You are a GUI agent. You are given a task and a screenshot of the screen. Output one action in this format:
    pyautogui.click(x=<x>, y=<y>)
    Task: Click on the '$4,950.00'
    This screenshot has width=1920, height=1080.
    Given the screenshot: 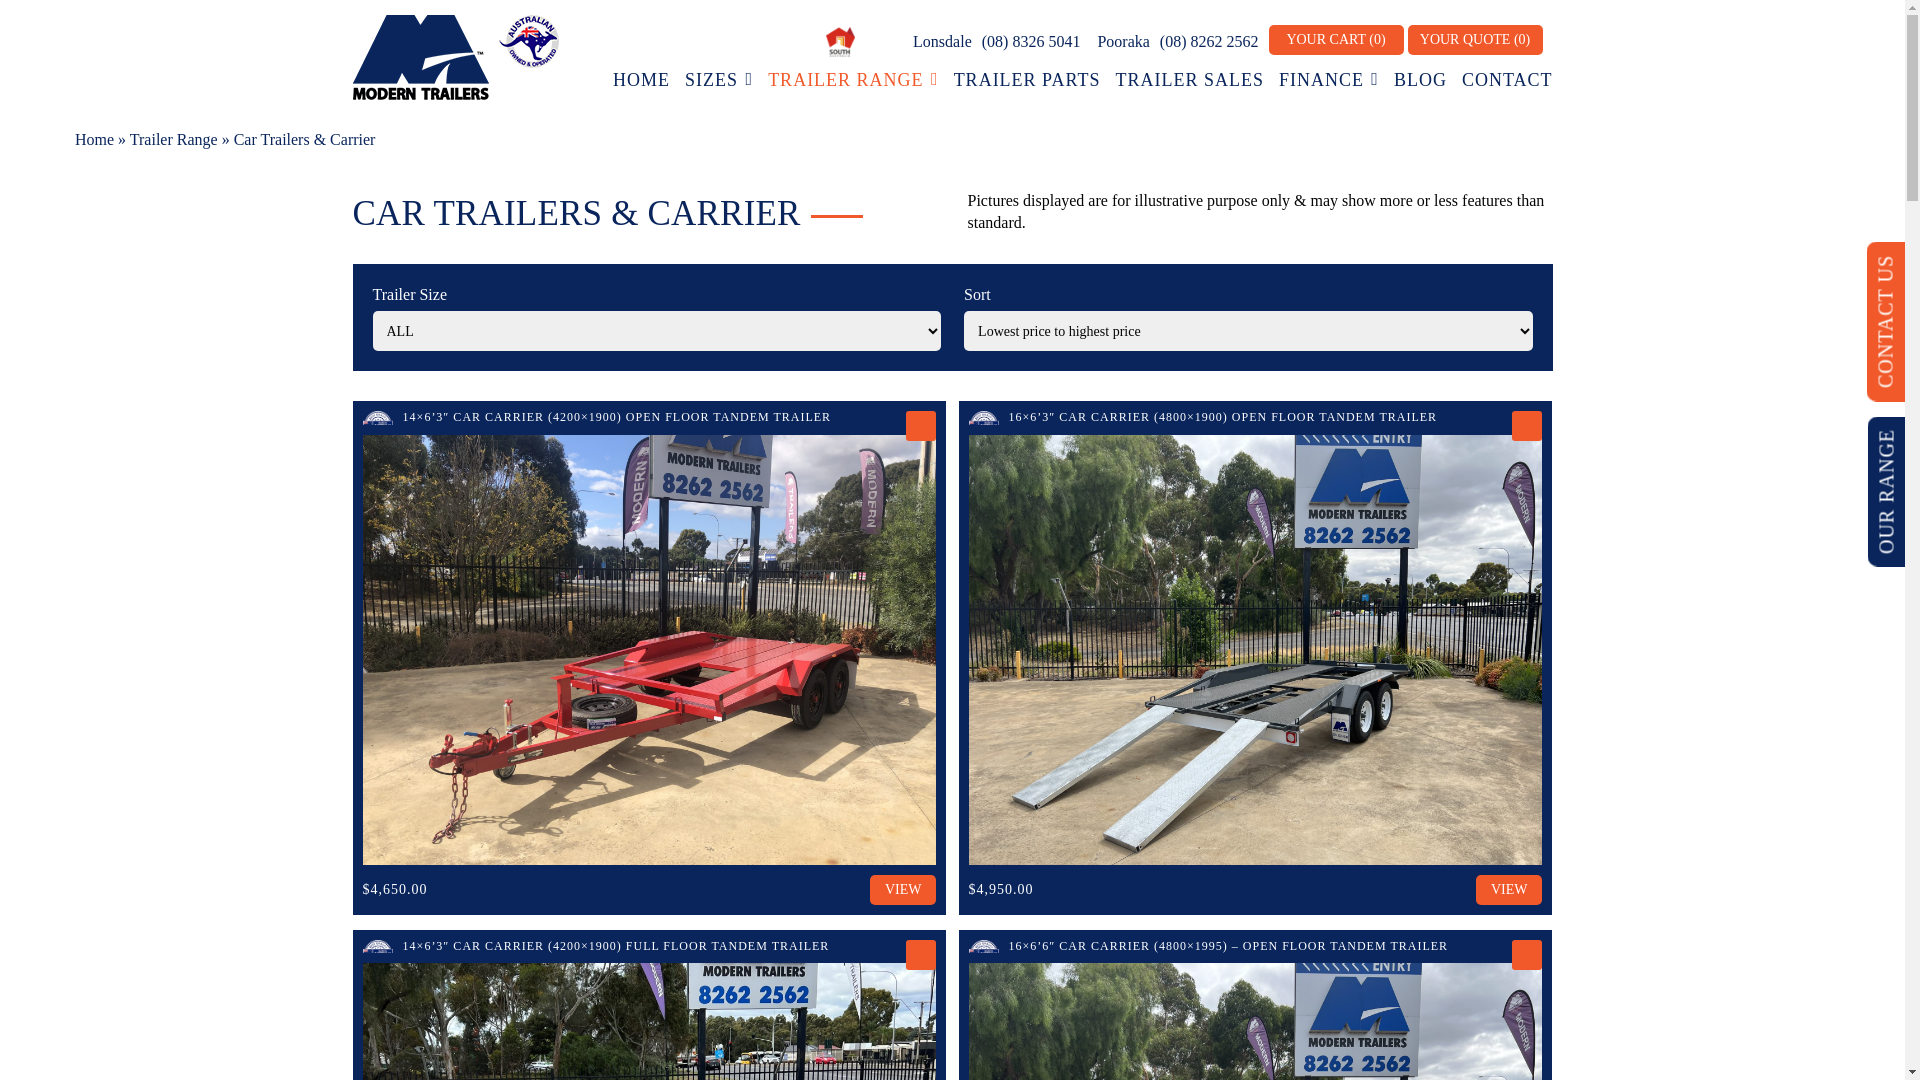 What is the action you would take?
    pyautogui.click(x=1001, y=888)
    